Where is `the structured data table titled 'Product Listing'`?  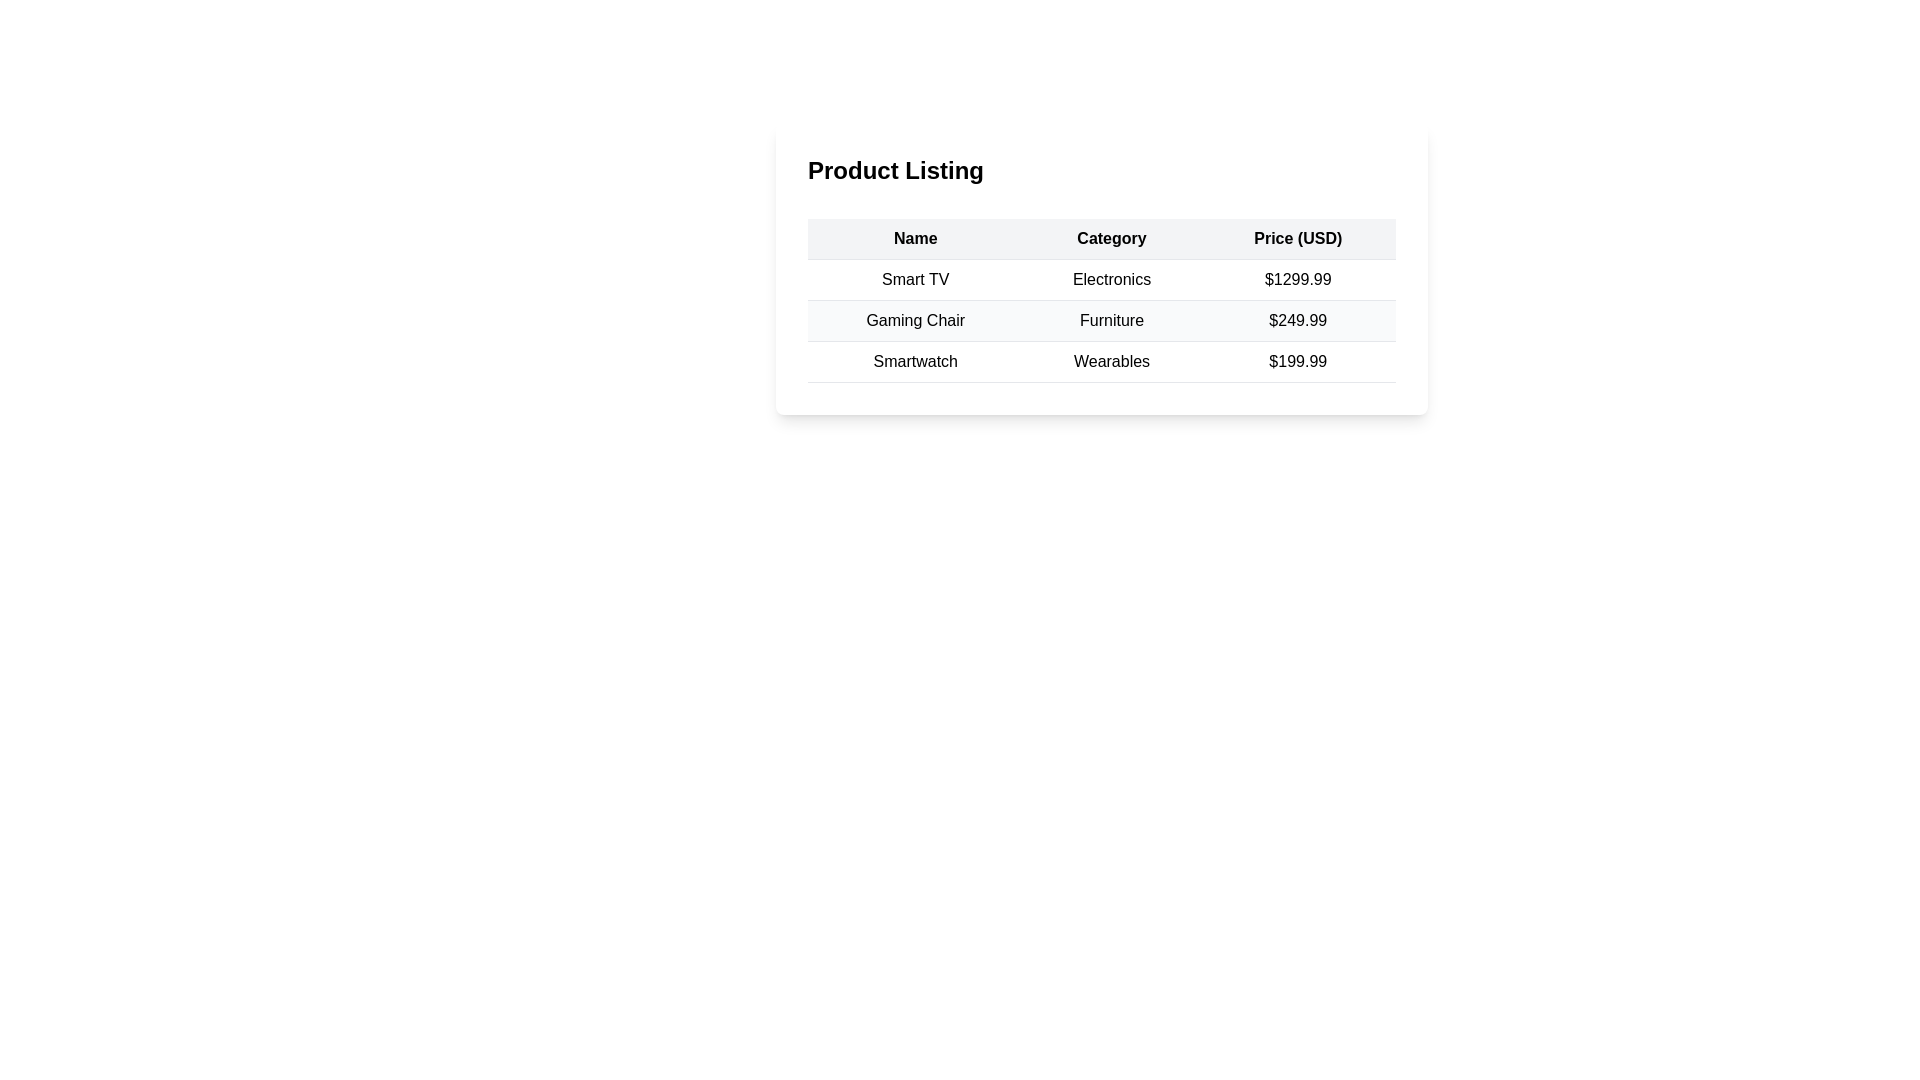 the structured data table titled 'Product Listing' is located at coordinates (1101, 268).